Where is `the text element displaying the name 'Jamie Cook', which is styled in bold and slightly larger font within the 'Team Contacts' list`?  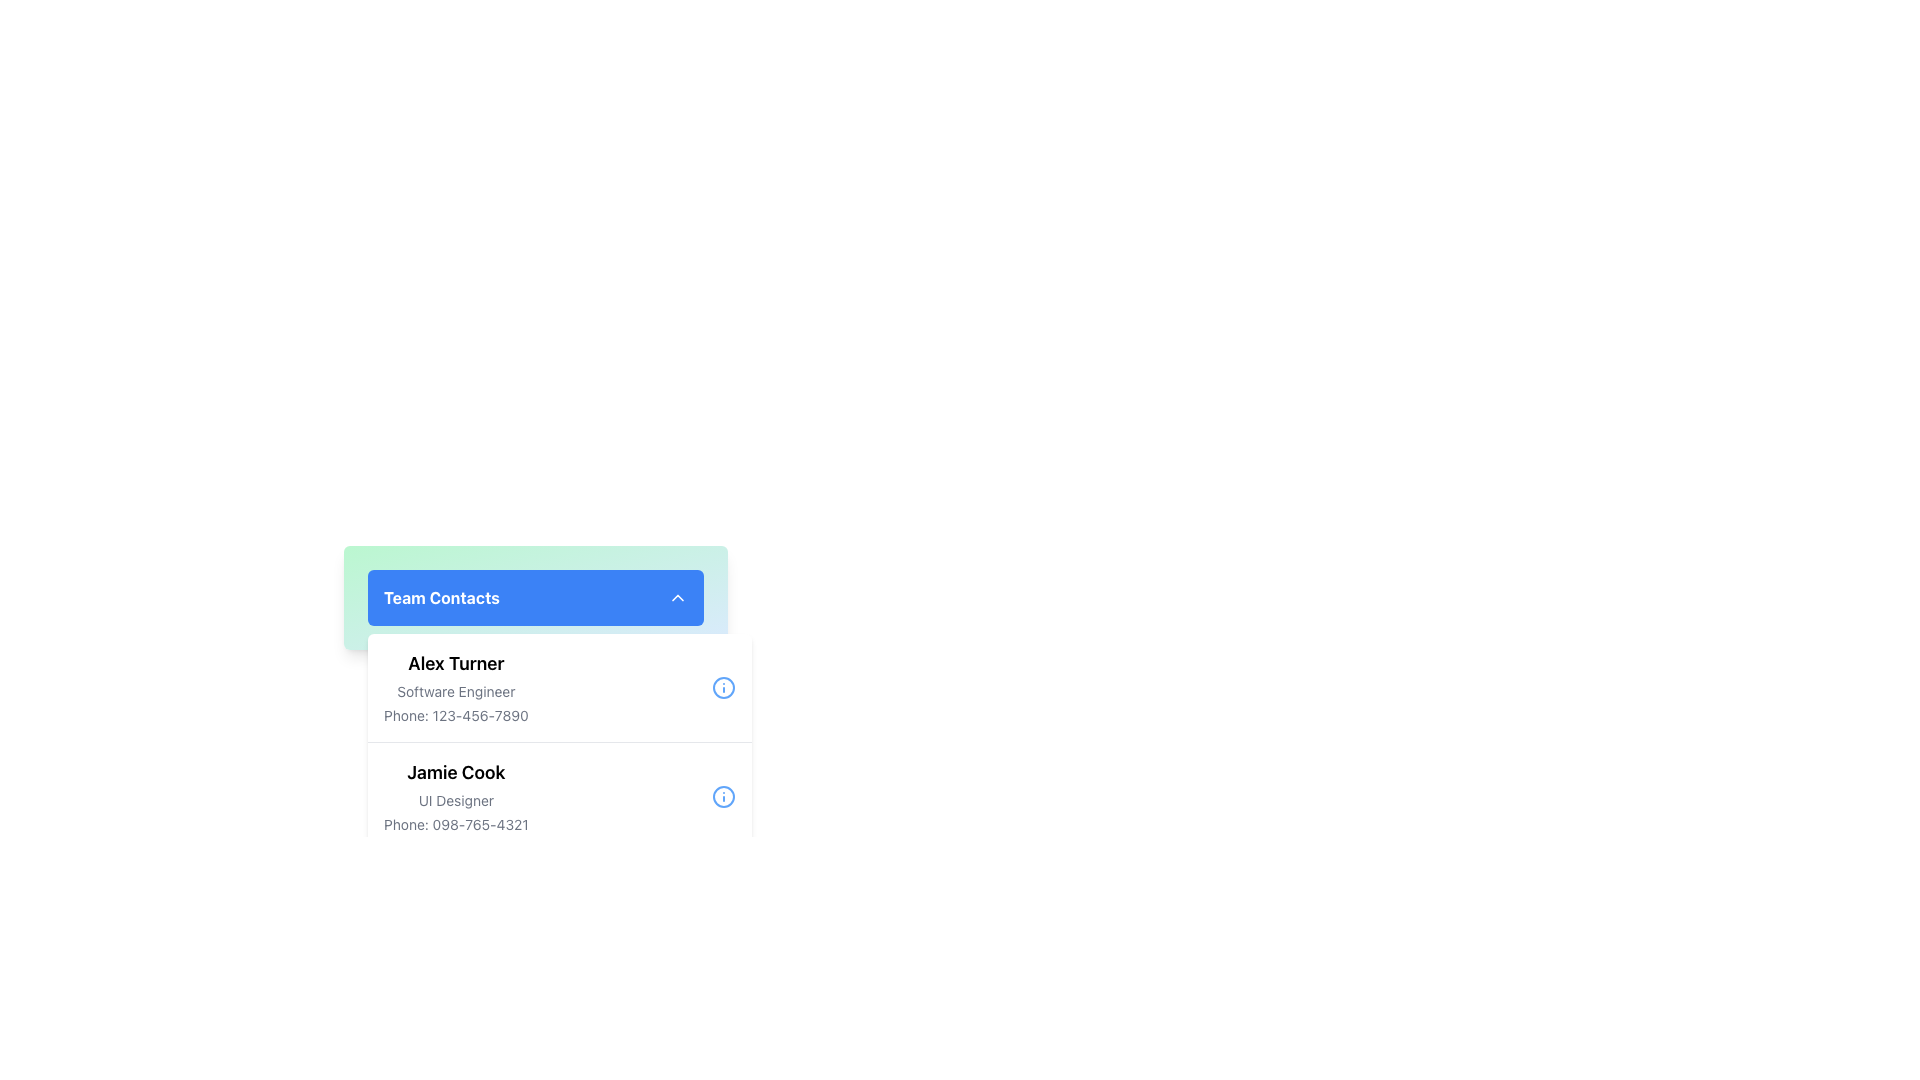
the text element displaying the name 'Jamie Cook', which is styled in bold and slightly larger font within the 'Team Contacts' list is located at coordinates (455, 771).